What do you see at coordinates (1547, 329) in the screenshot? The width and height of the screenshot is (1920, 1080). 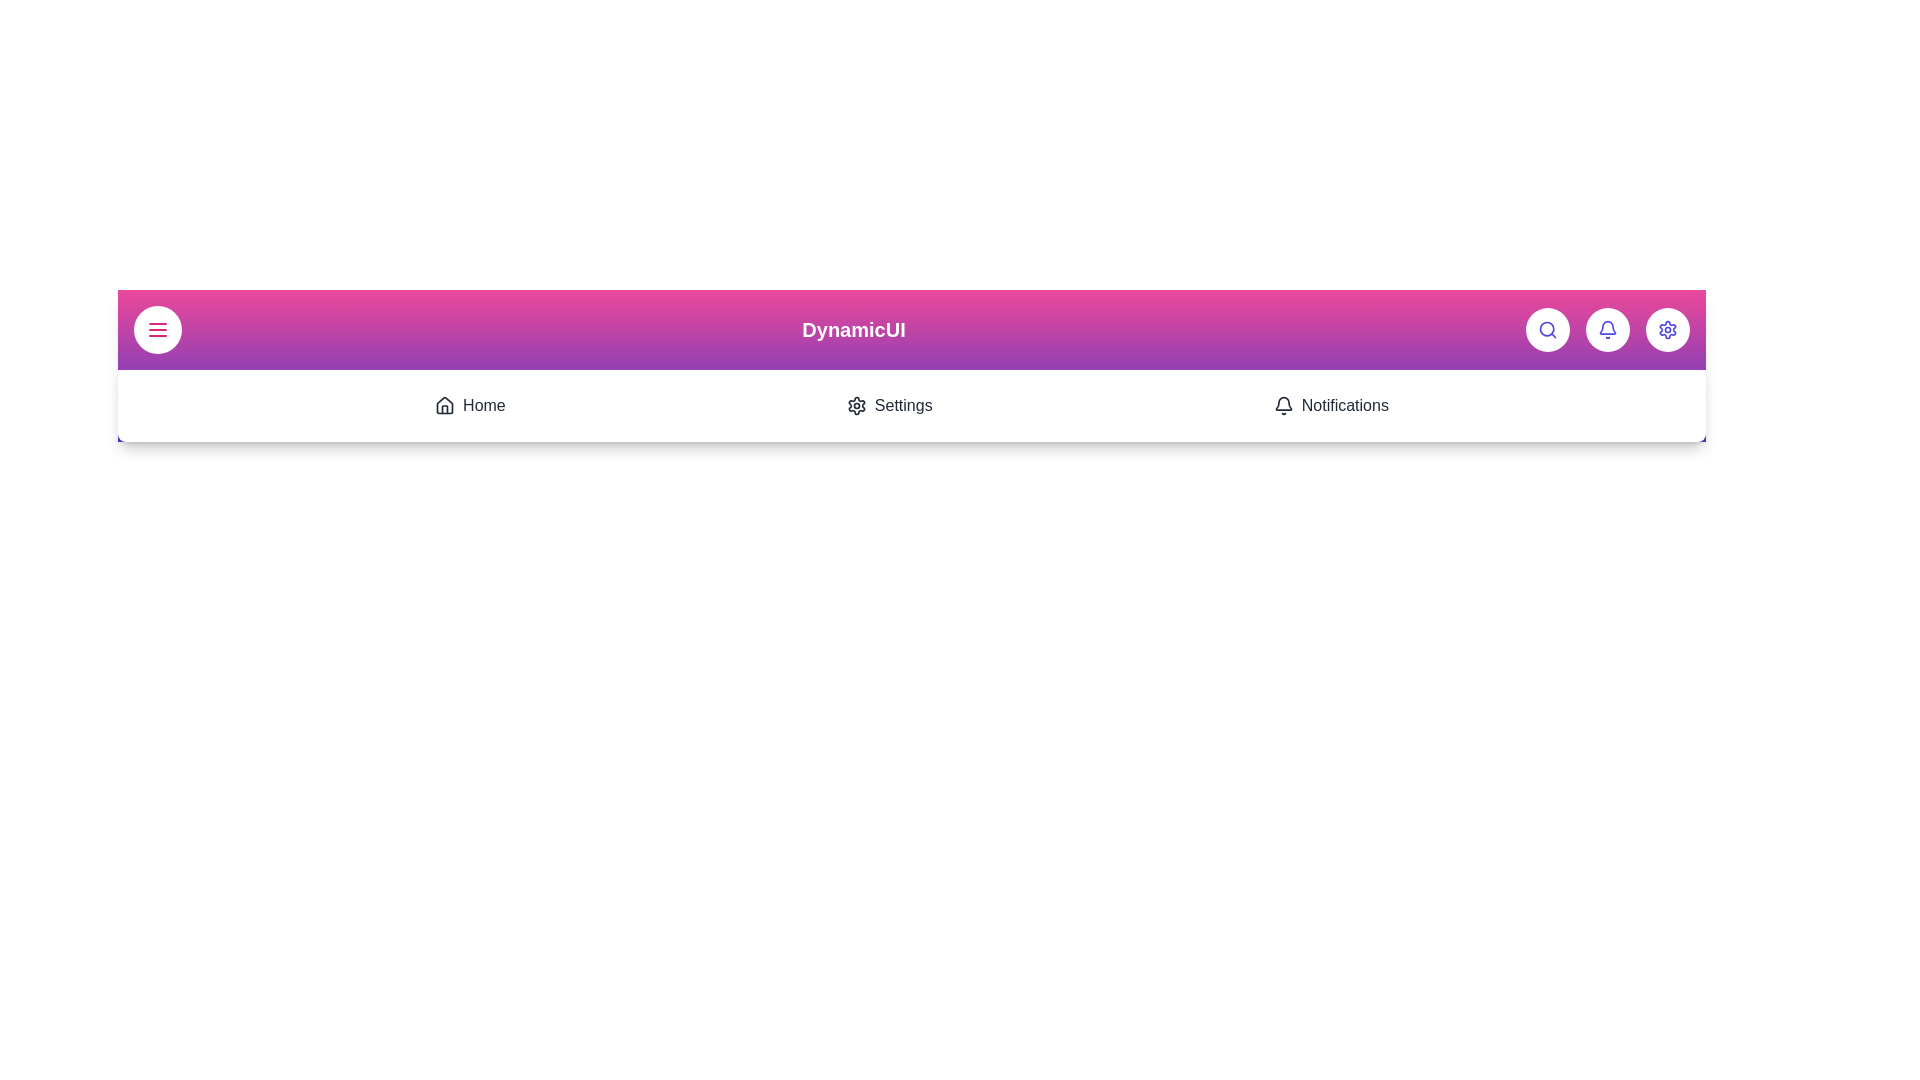 I see `the 'Search' button` at bounding box center [1547, 329].